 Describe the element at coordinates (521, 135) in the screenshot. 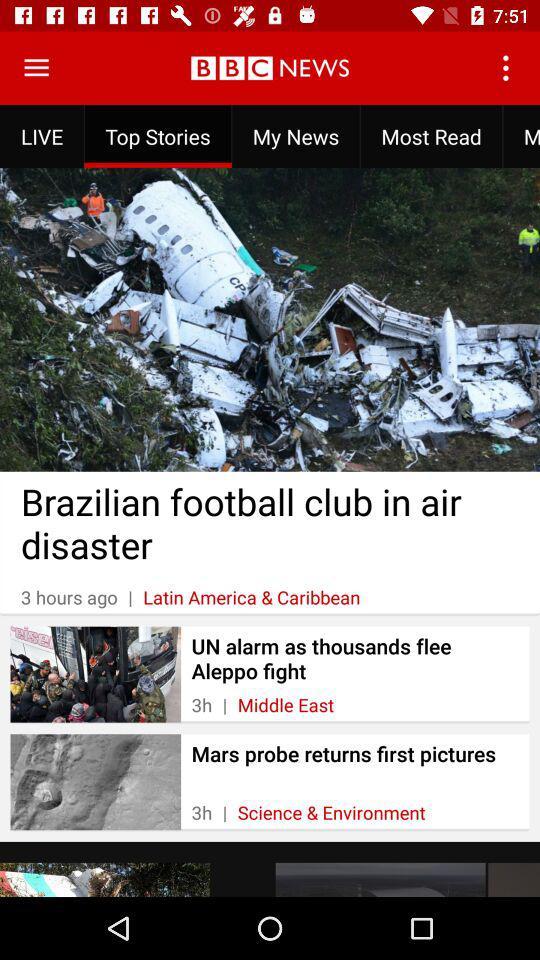

I see `the icon next to most read item` at that location.